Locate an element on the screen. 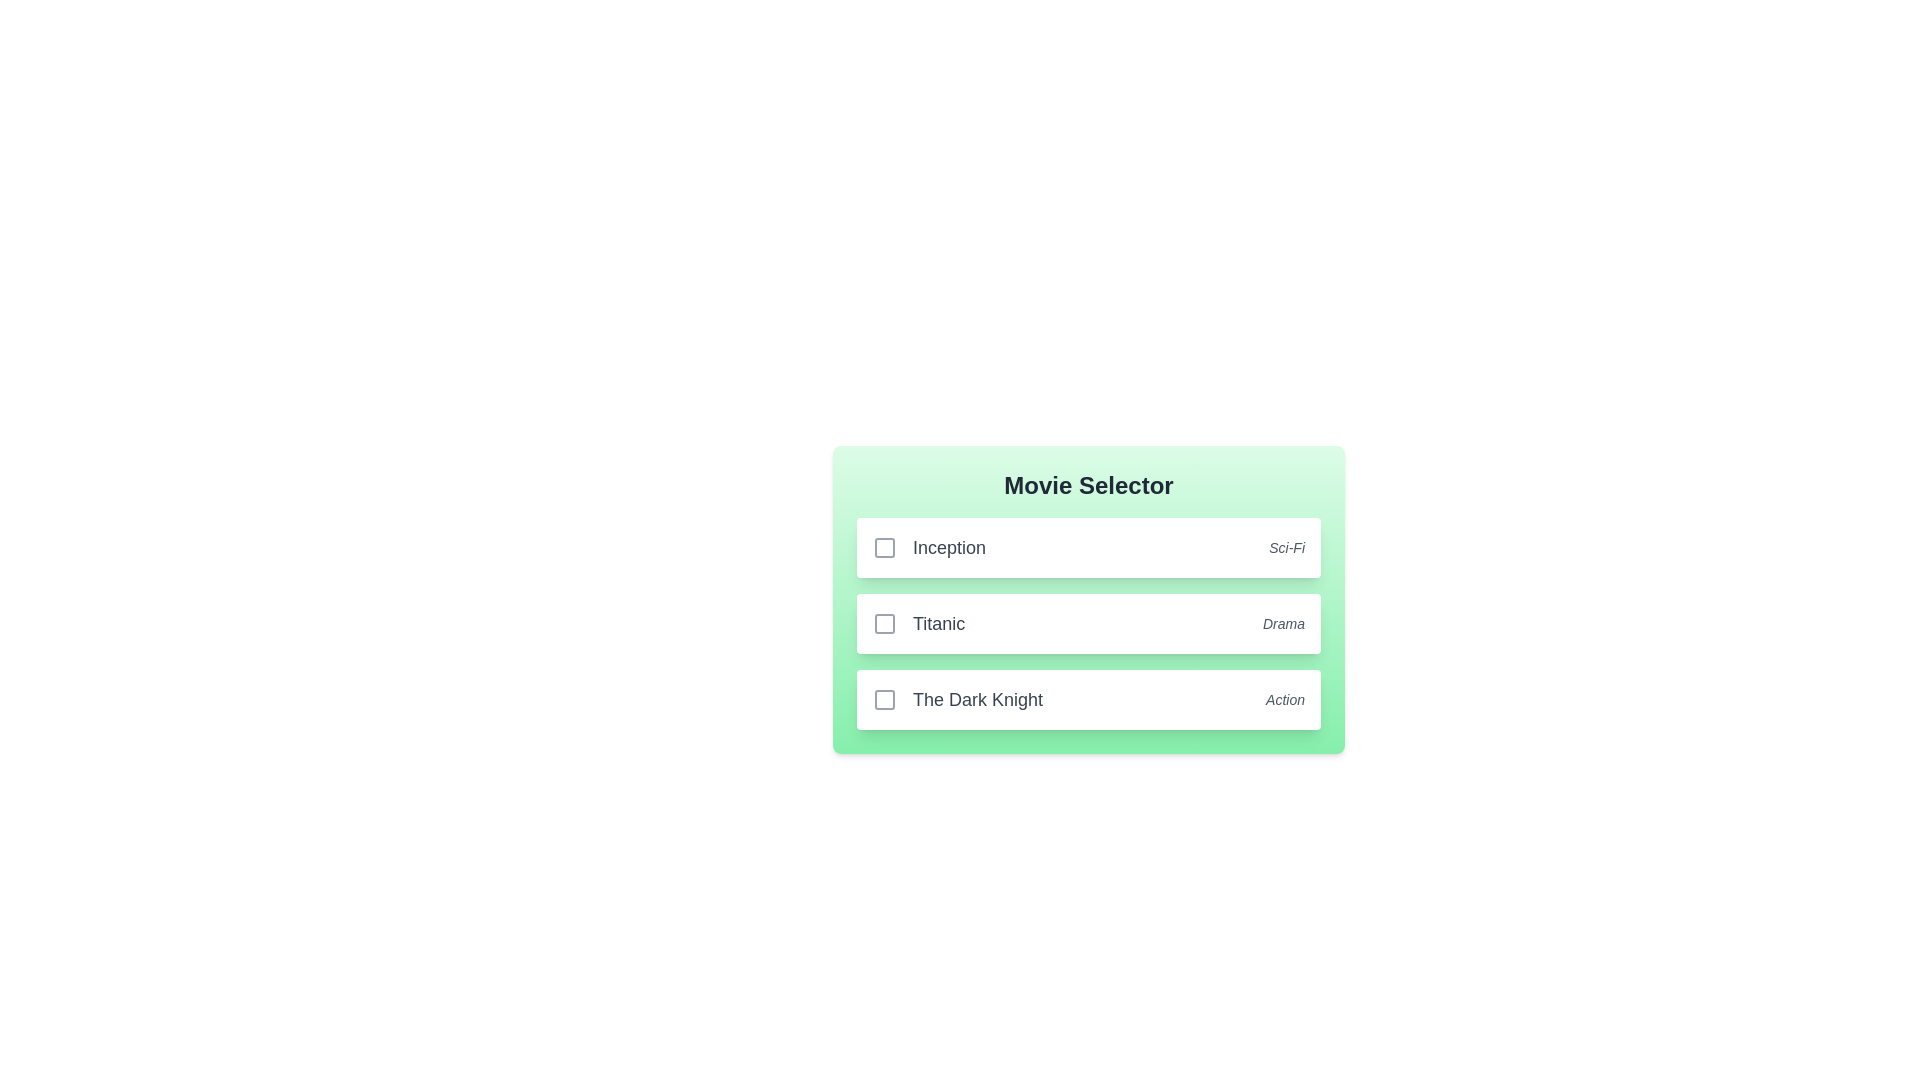 Image resolution: width=1920 pixels, height=1080 pixels. the movie Titanic by clicking its checkbox is located at coordinates (883, 623).